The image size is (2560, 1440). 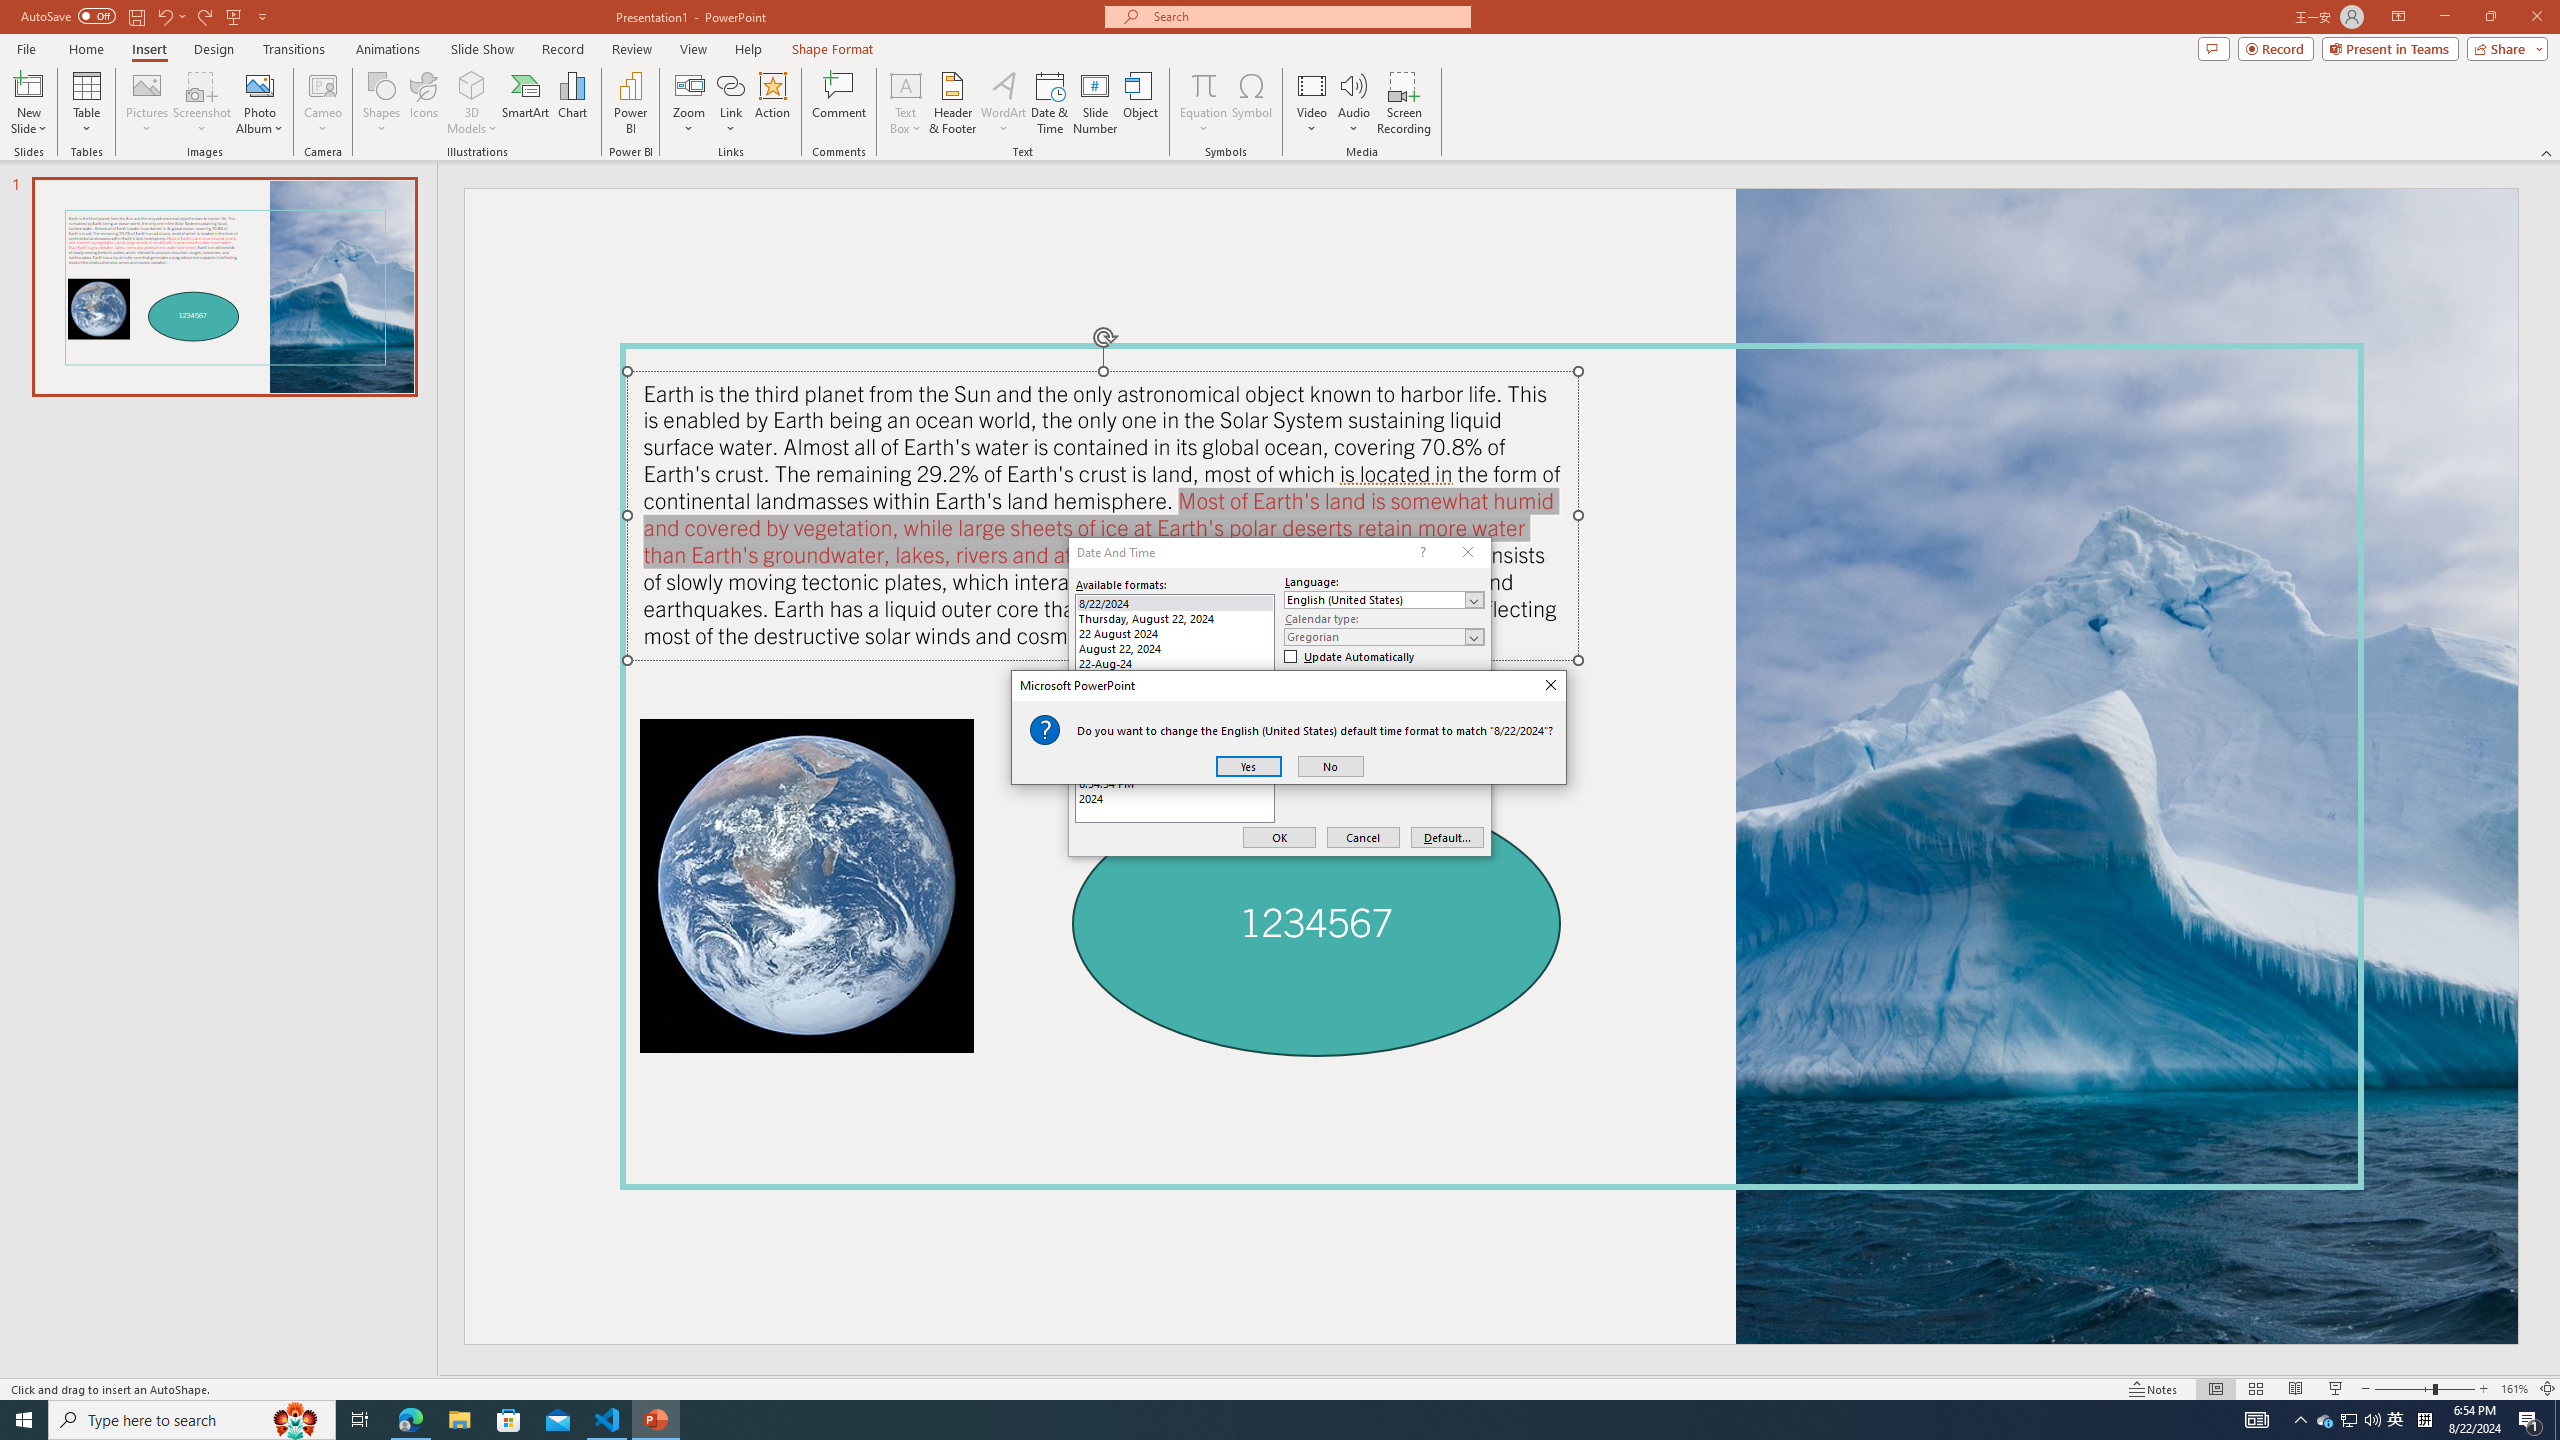 What do you see at coordinates (1419, 551) in the screenshot?
I see `'Context help'` at bounding box center [1419, 551].